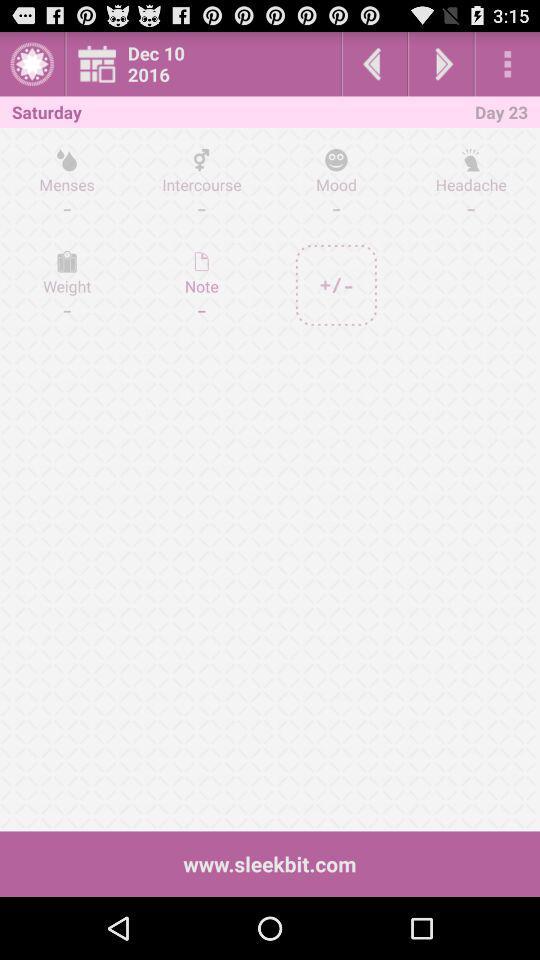 This screenshot has height=960, width=540. What do you see at coordinates (507, 68) in the screenshot?
I see `the more icon` at bounding box center [507, 68].